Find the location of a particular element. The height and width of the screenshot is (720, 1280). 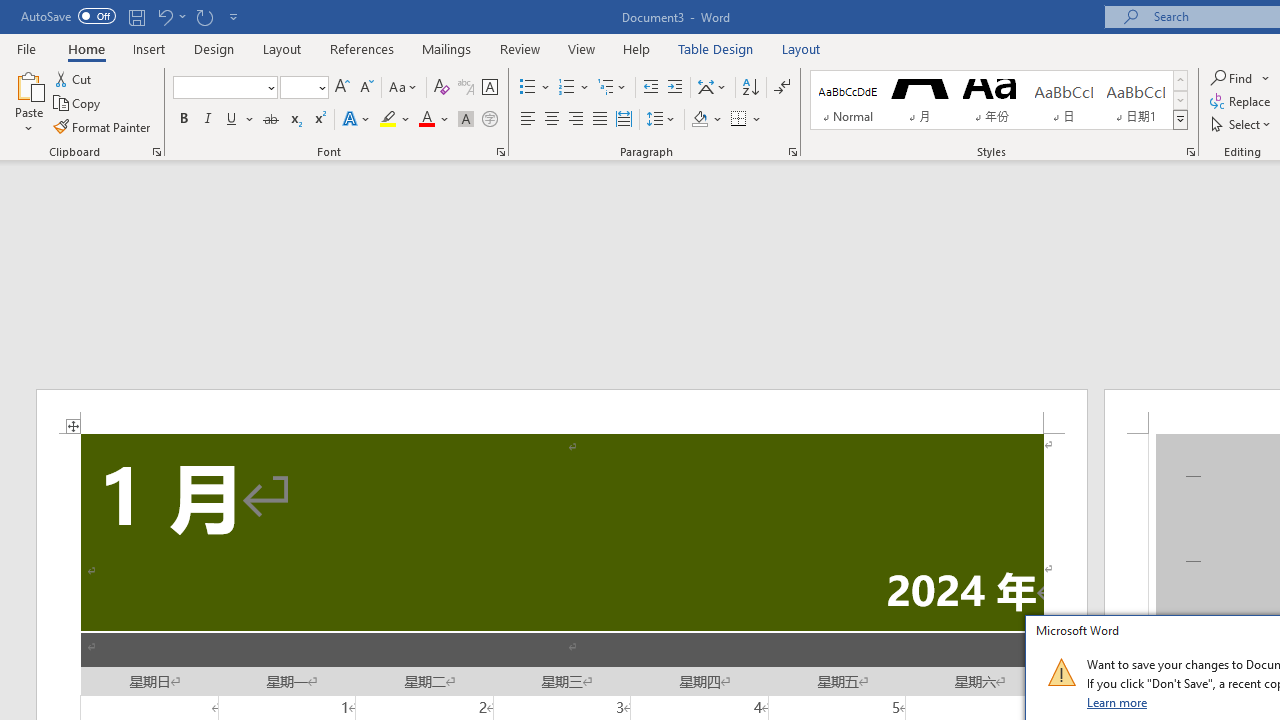

'Align Left' is located at coordinates (528, 119).